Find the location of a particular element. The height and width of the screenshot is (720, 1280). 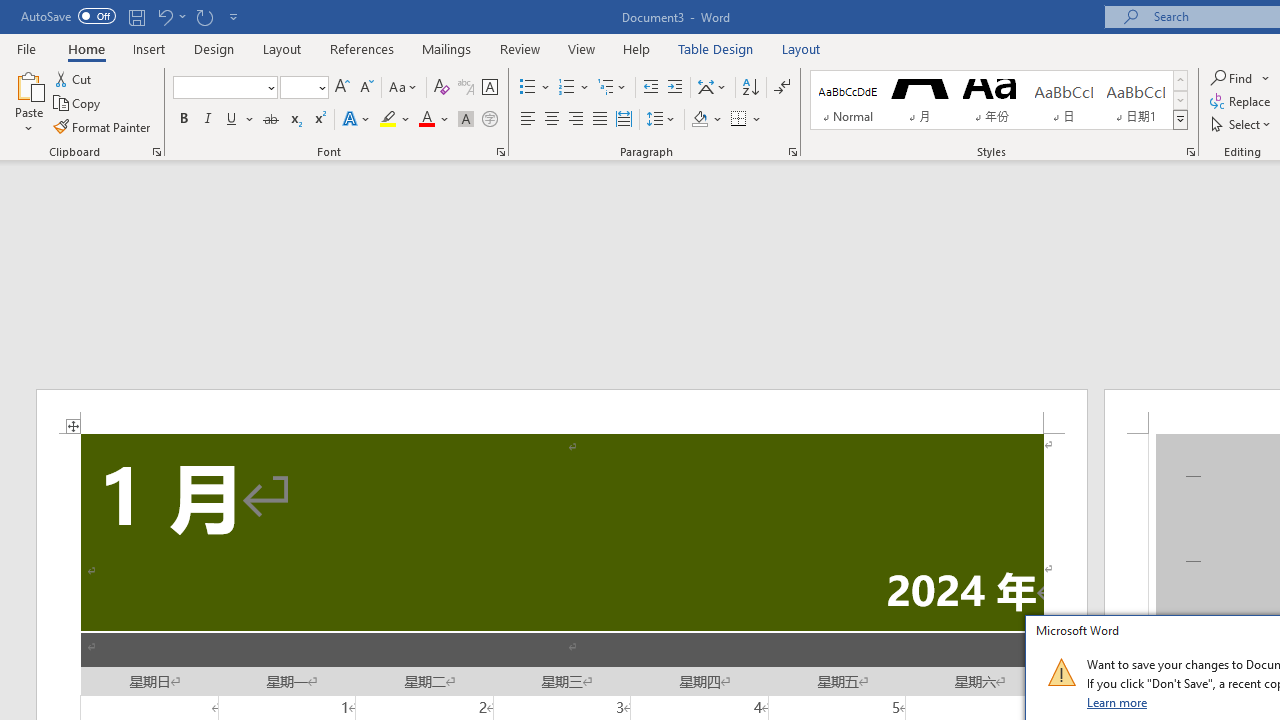

'Align Left' is located at coordinates (528, 119).